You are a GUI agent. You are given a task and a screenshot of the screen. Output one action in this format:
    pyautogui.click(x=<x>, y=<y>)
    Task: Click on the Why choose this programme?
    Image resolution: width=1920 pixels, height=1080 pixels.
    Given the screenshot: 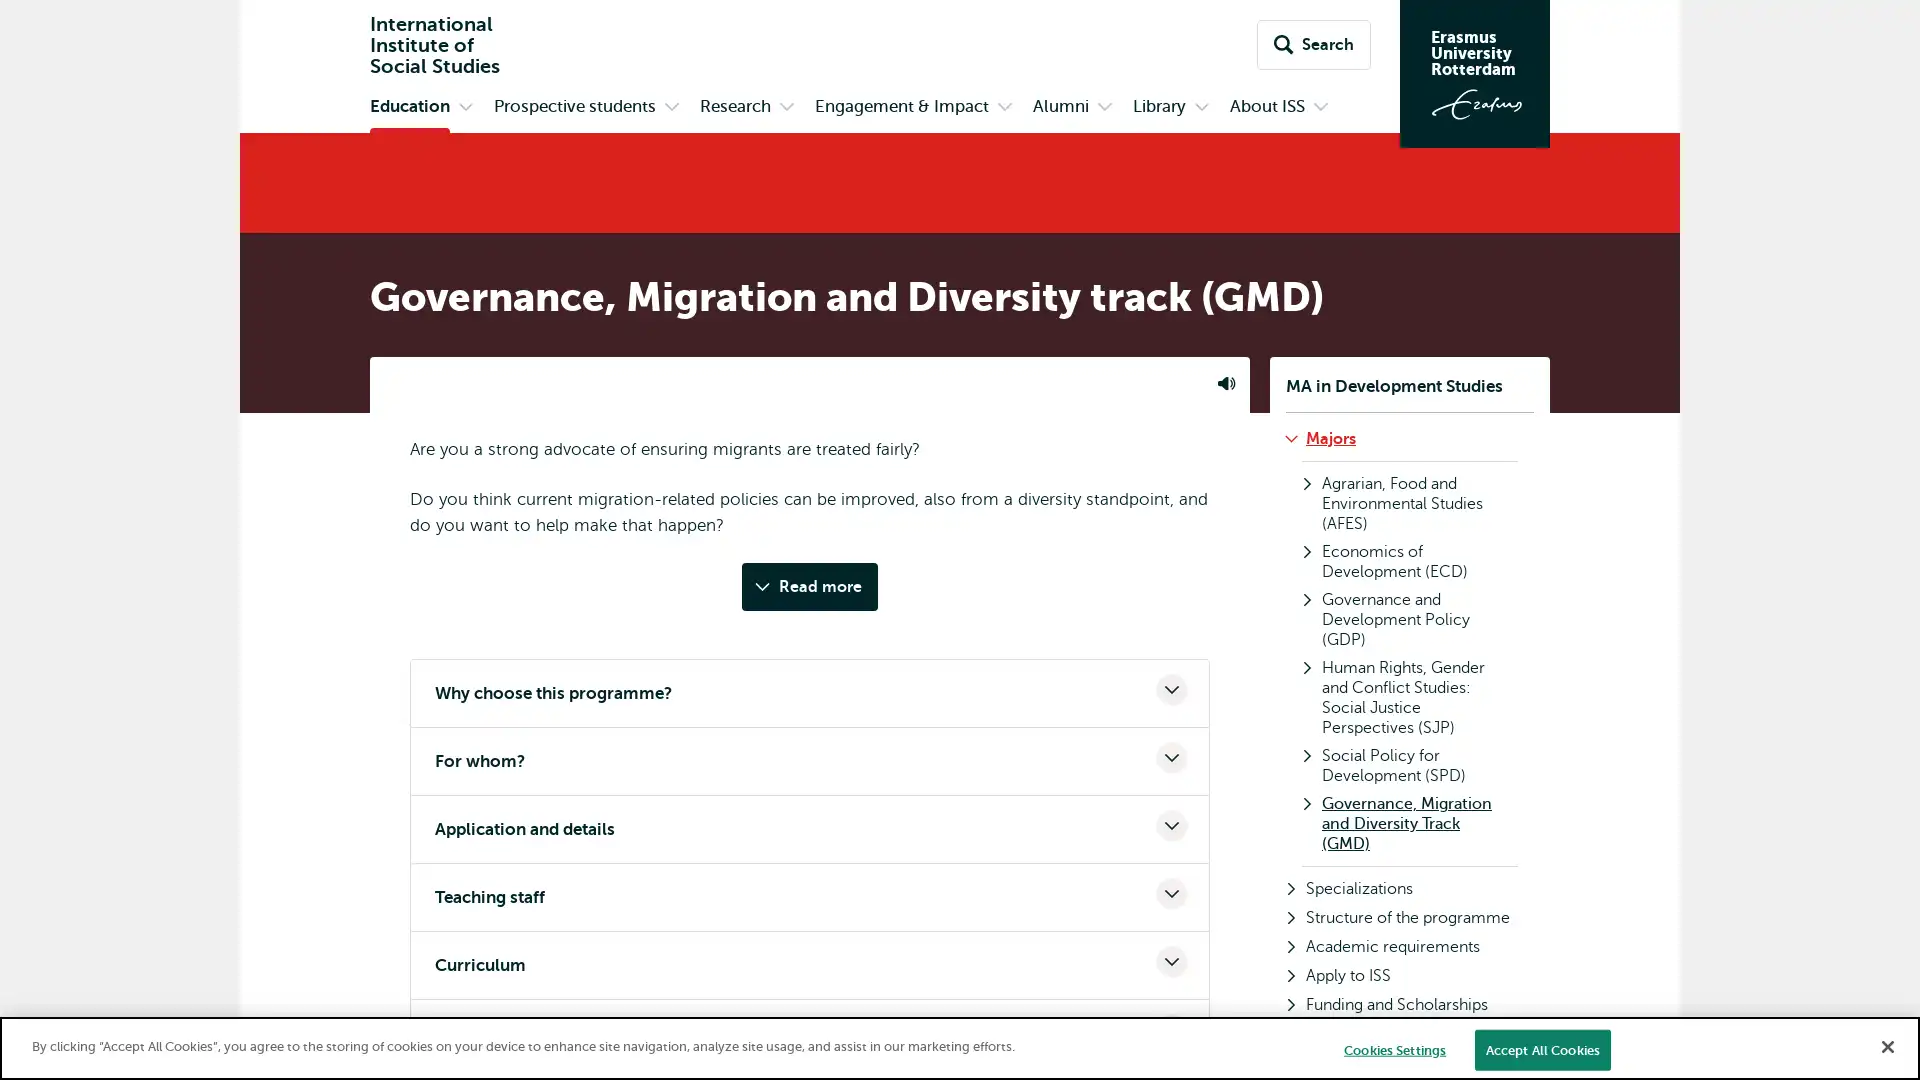 What is the action you would take?
    pyautogui.click(x=810, y=692)
    